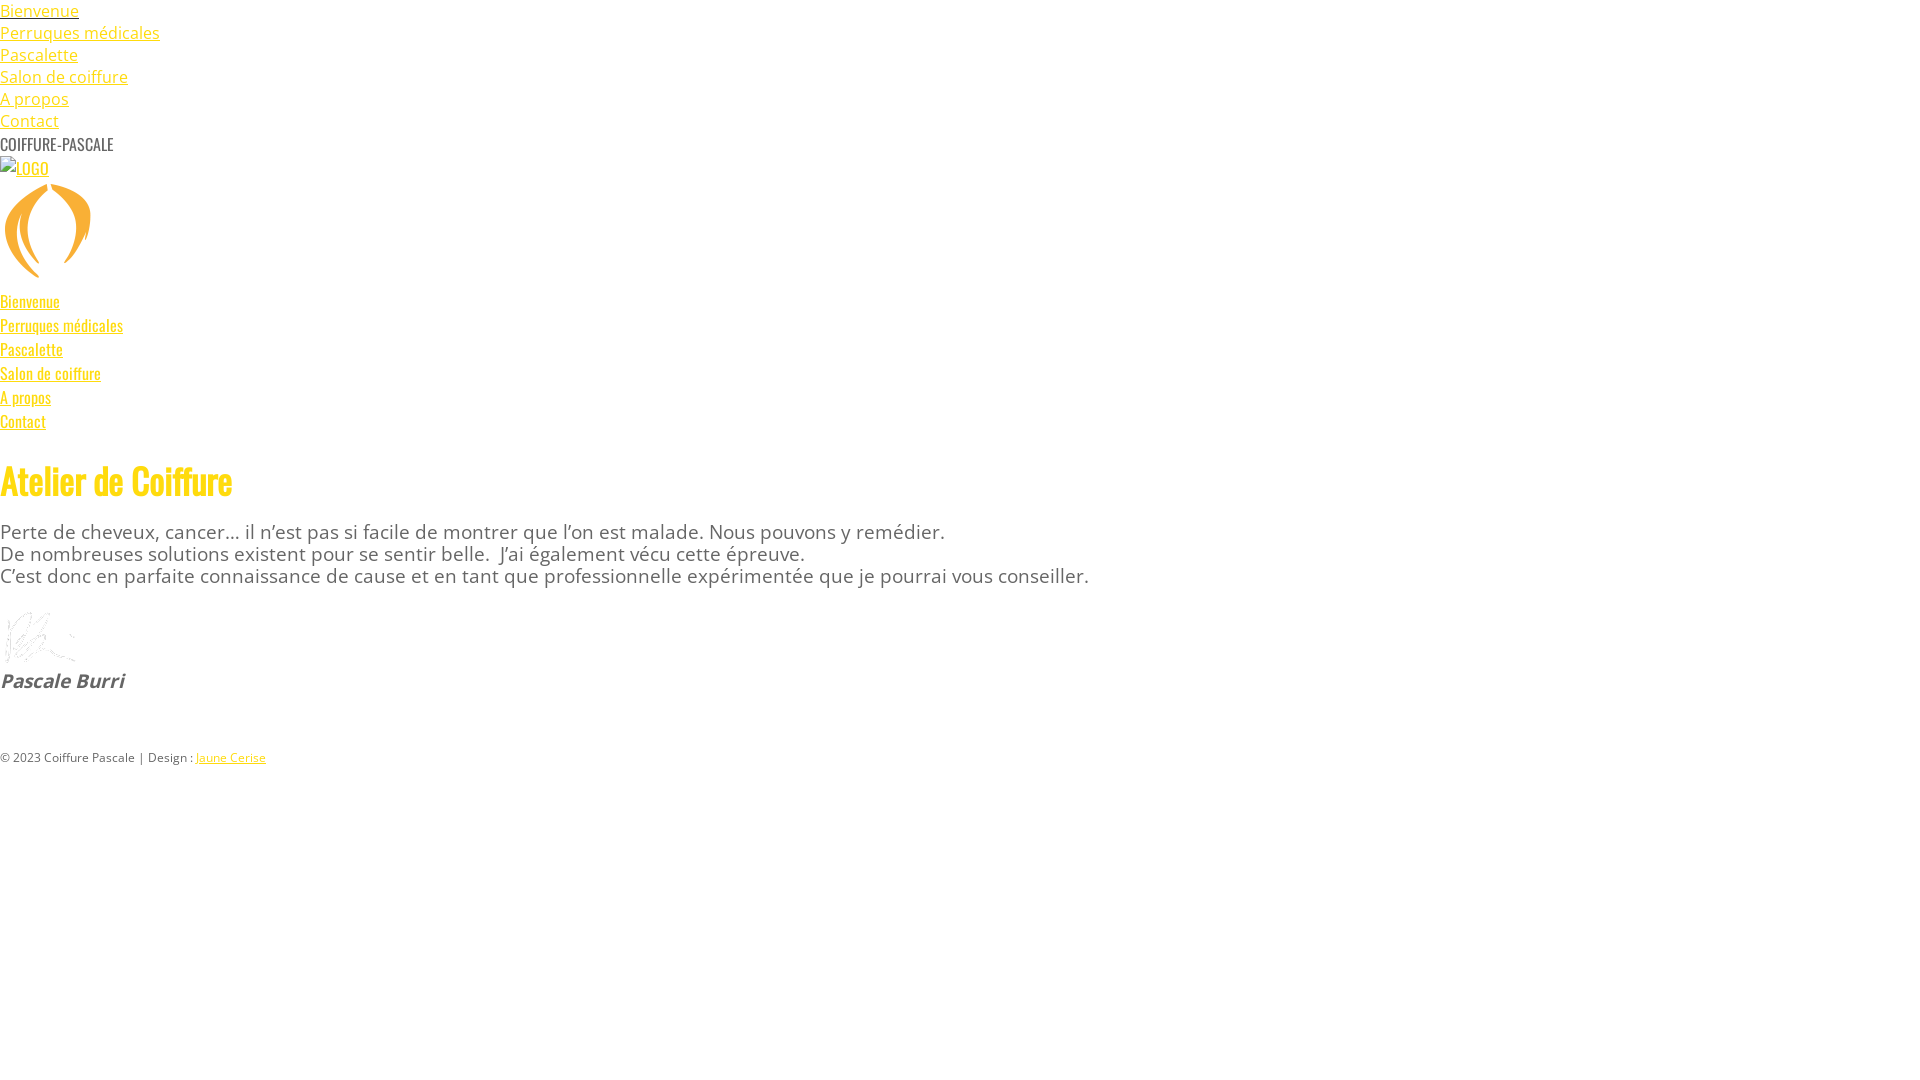 The width and height of the screenshot is (1920, 1080). What do you see at coordinates (63, 76) in the screenshot?
I see `'Salon de coiffure'` at bounding box center [63, 76].